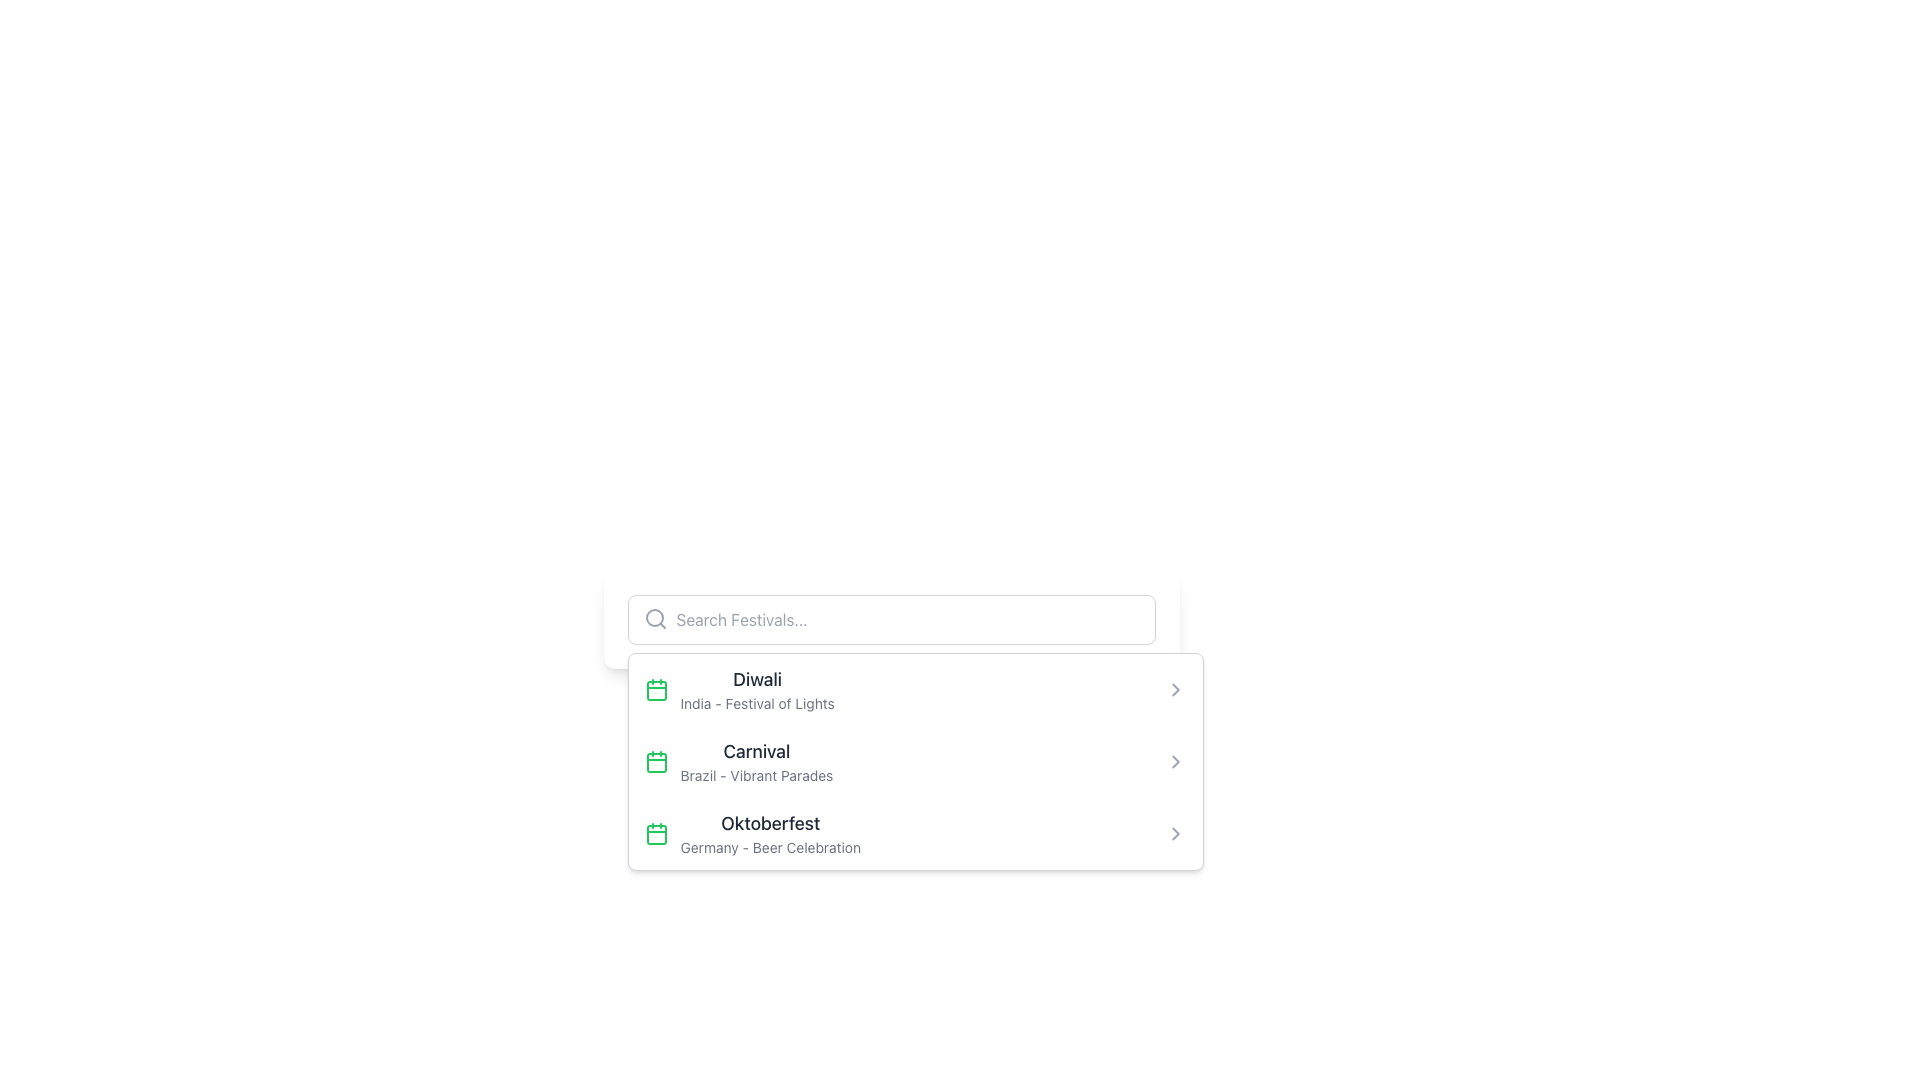 This screenshot has height=1080, width=1920. Describe the element at coordinates (656, 763) in the screenshot. I see `the rectangle inside the second calendar icon for 'Carnival,' which is to the left of the text 'Brazil - Vibrant Parades.'` at that location.